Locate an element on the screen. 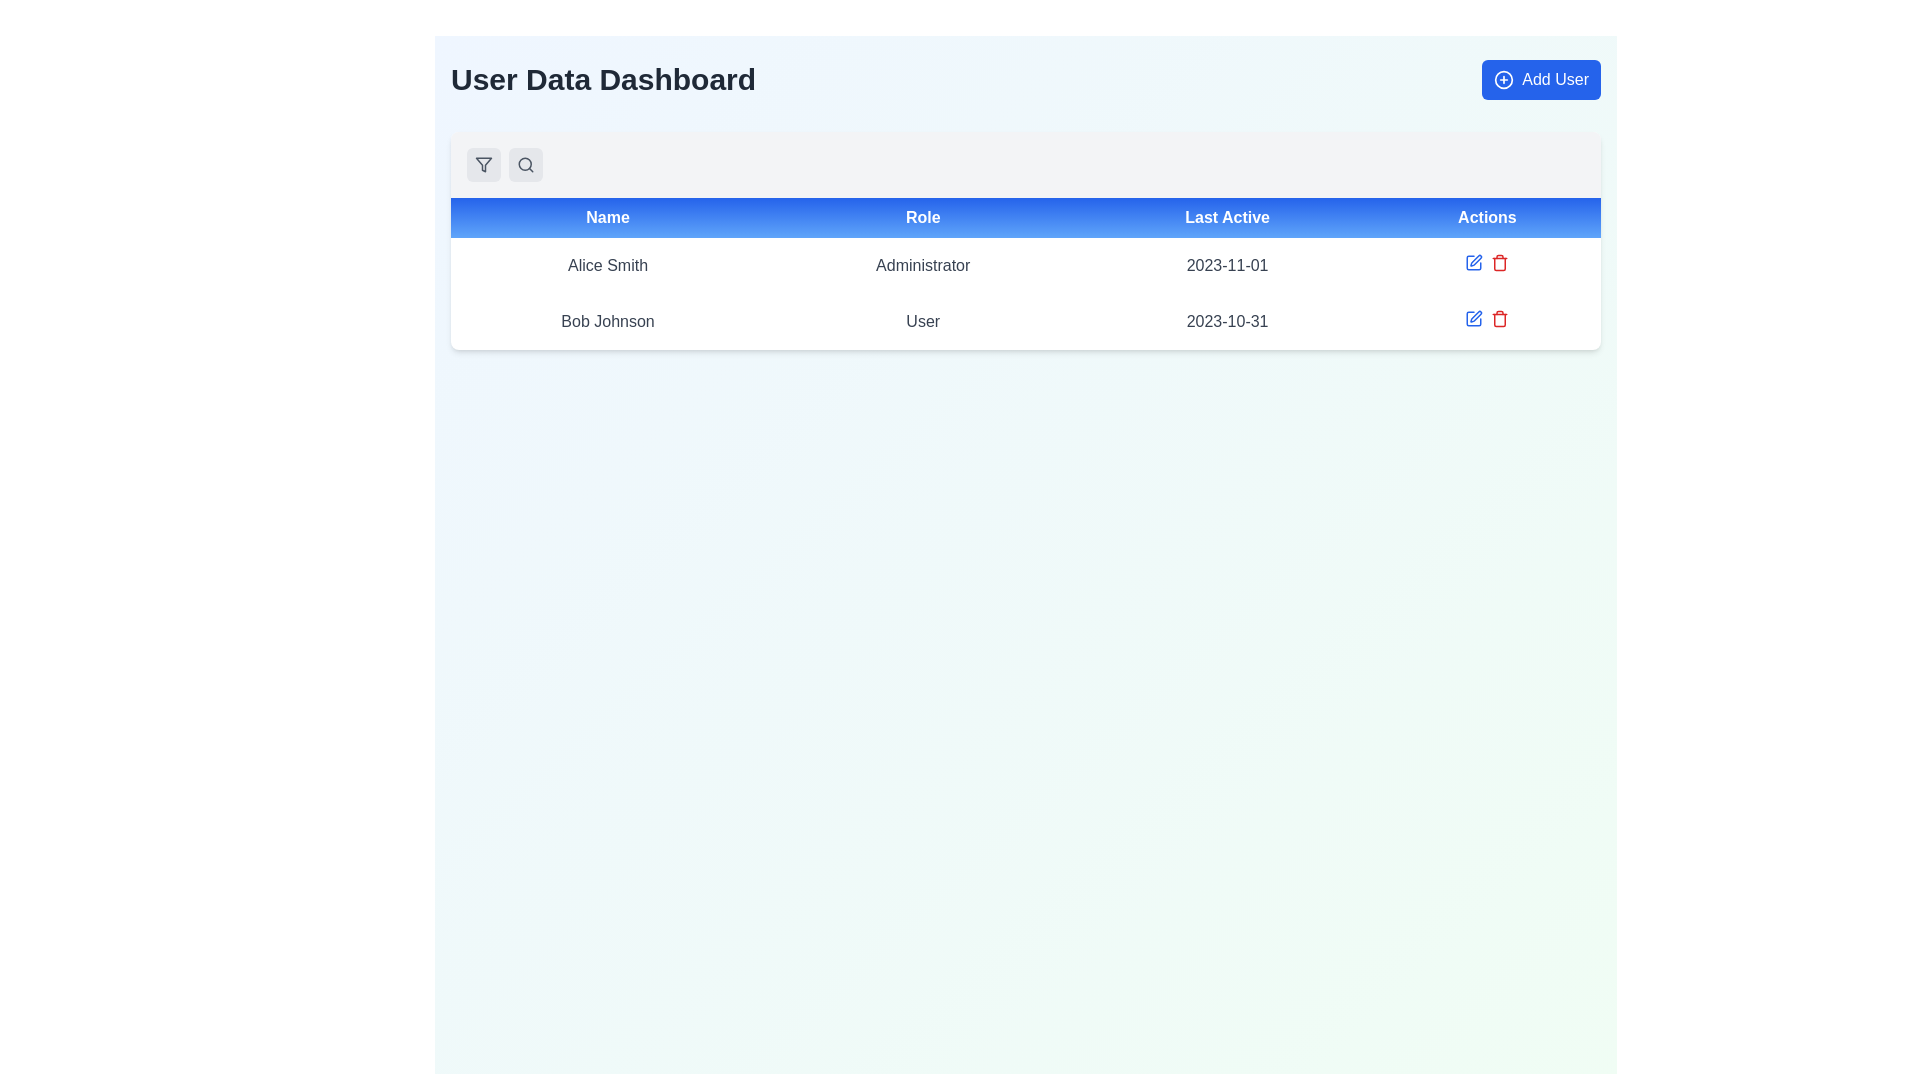 This screenshot has width=1920, height=1080. text content of the first text cell in the top row of the table under the column titled 'Name', which is aligned horizontally to the left is located at coordinates (607, 265).